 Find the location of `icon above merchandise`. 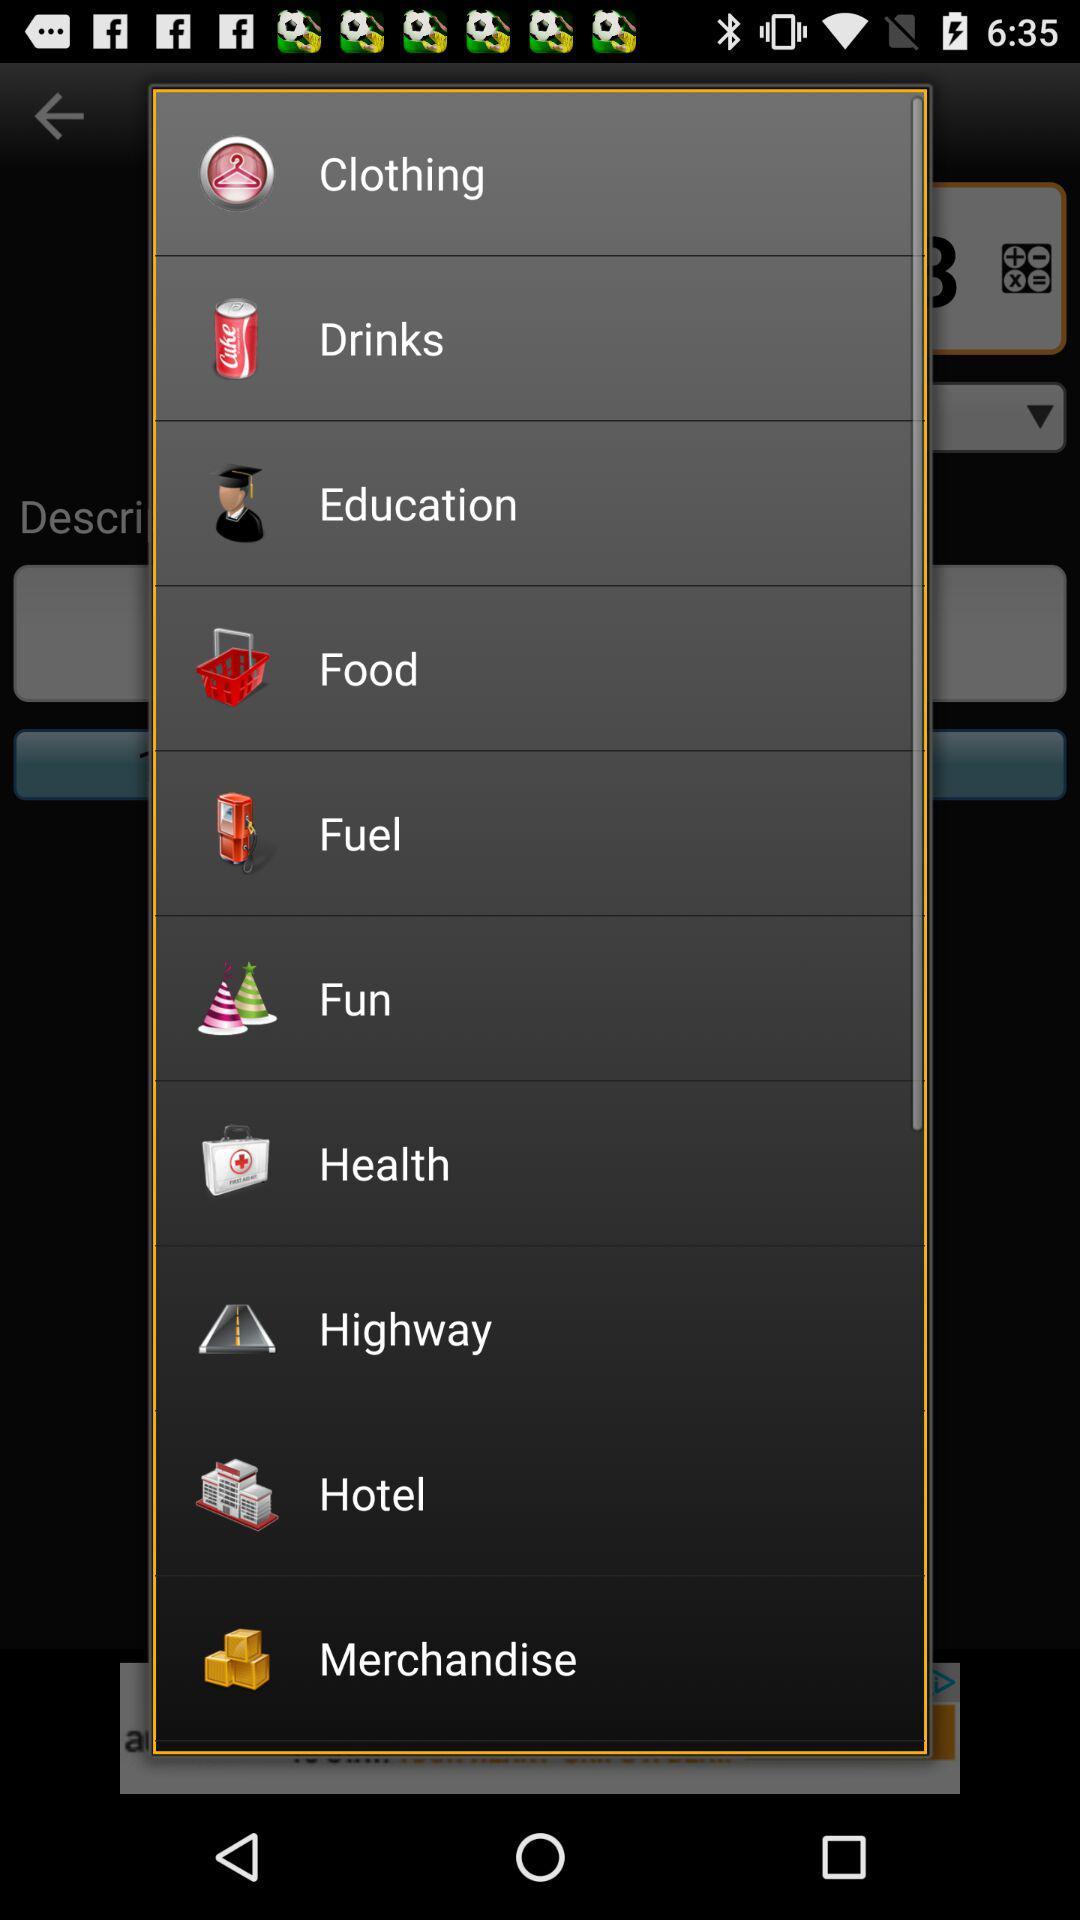

icon above merchandise is located at coordinates (607, 1492).